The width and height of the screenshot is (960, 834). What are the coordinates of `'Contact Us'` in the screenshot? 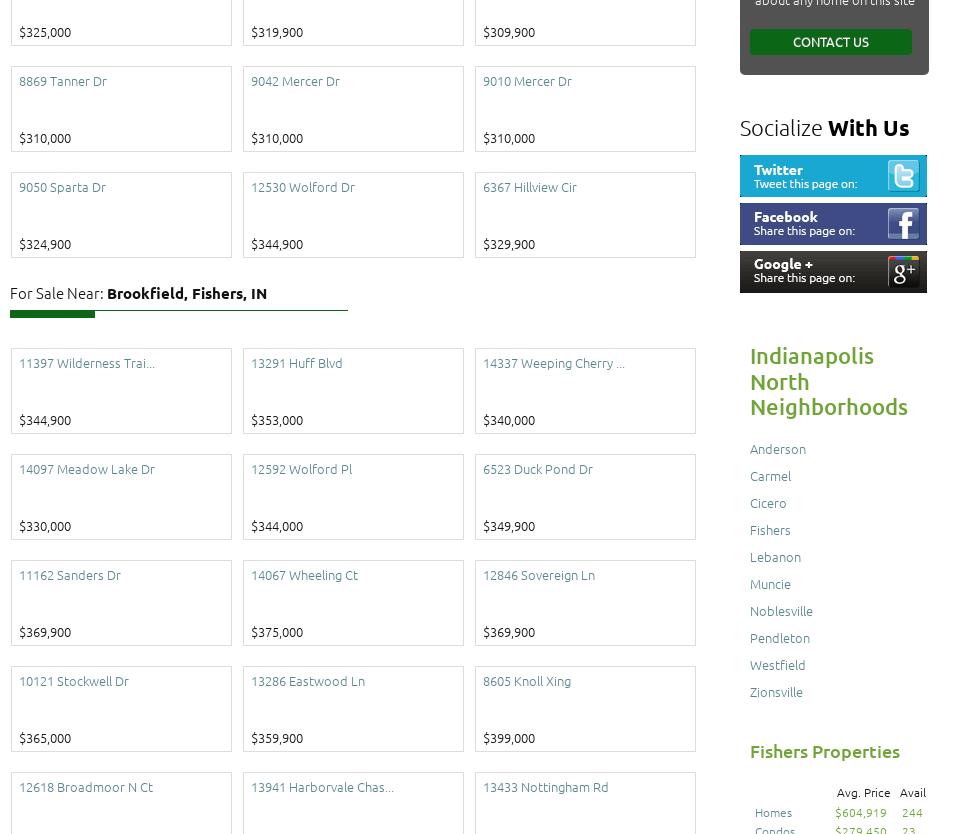 It's located at (830, 40).